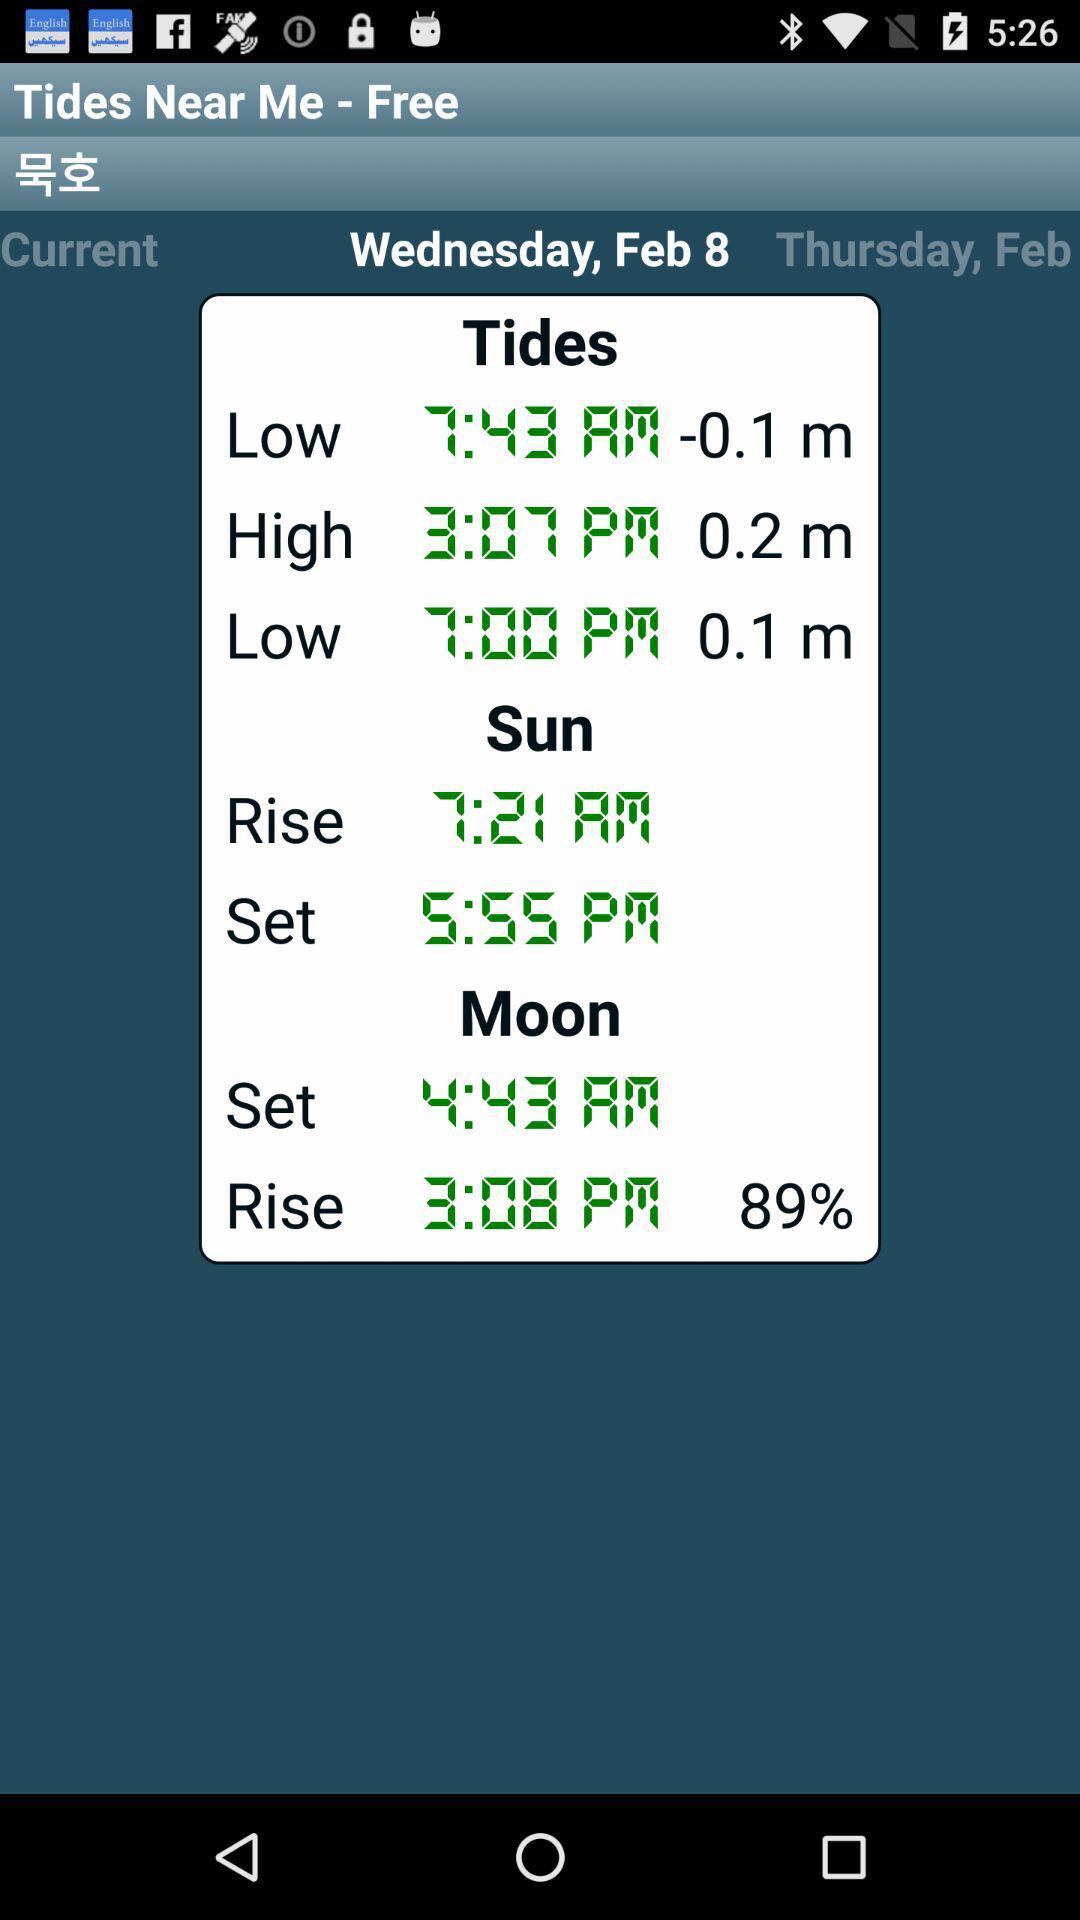  Describe the element at coordinates (540, 724) in the screenshot. I see `the sun` at that location.